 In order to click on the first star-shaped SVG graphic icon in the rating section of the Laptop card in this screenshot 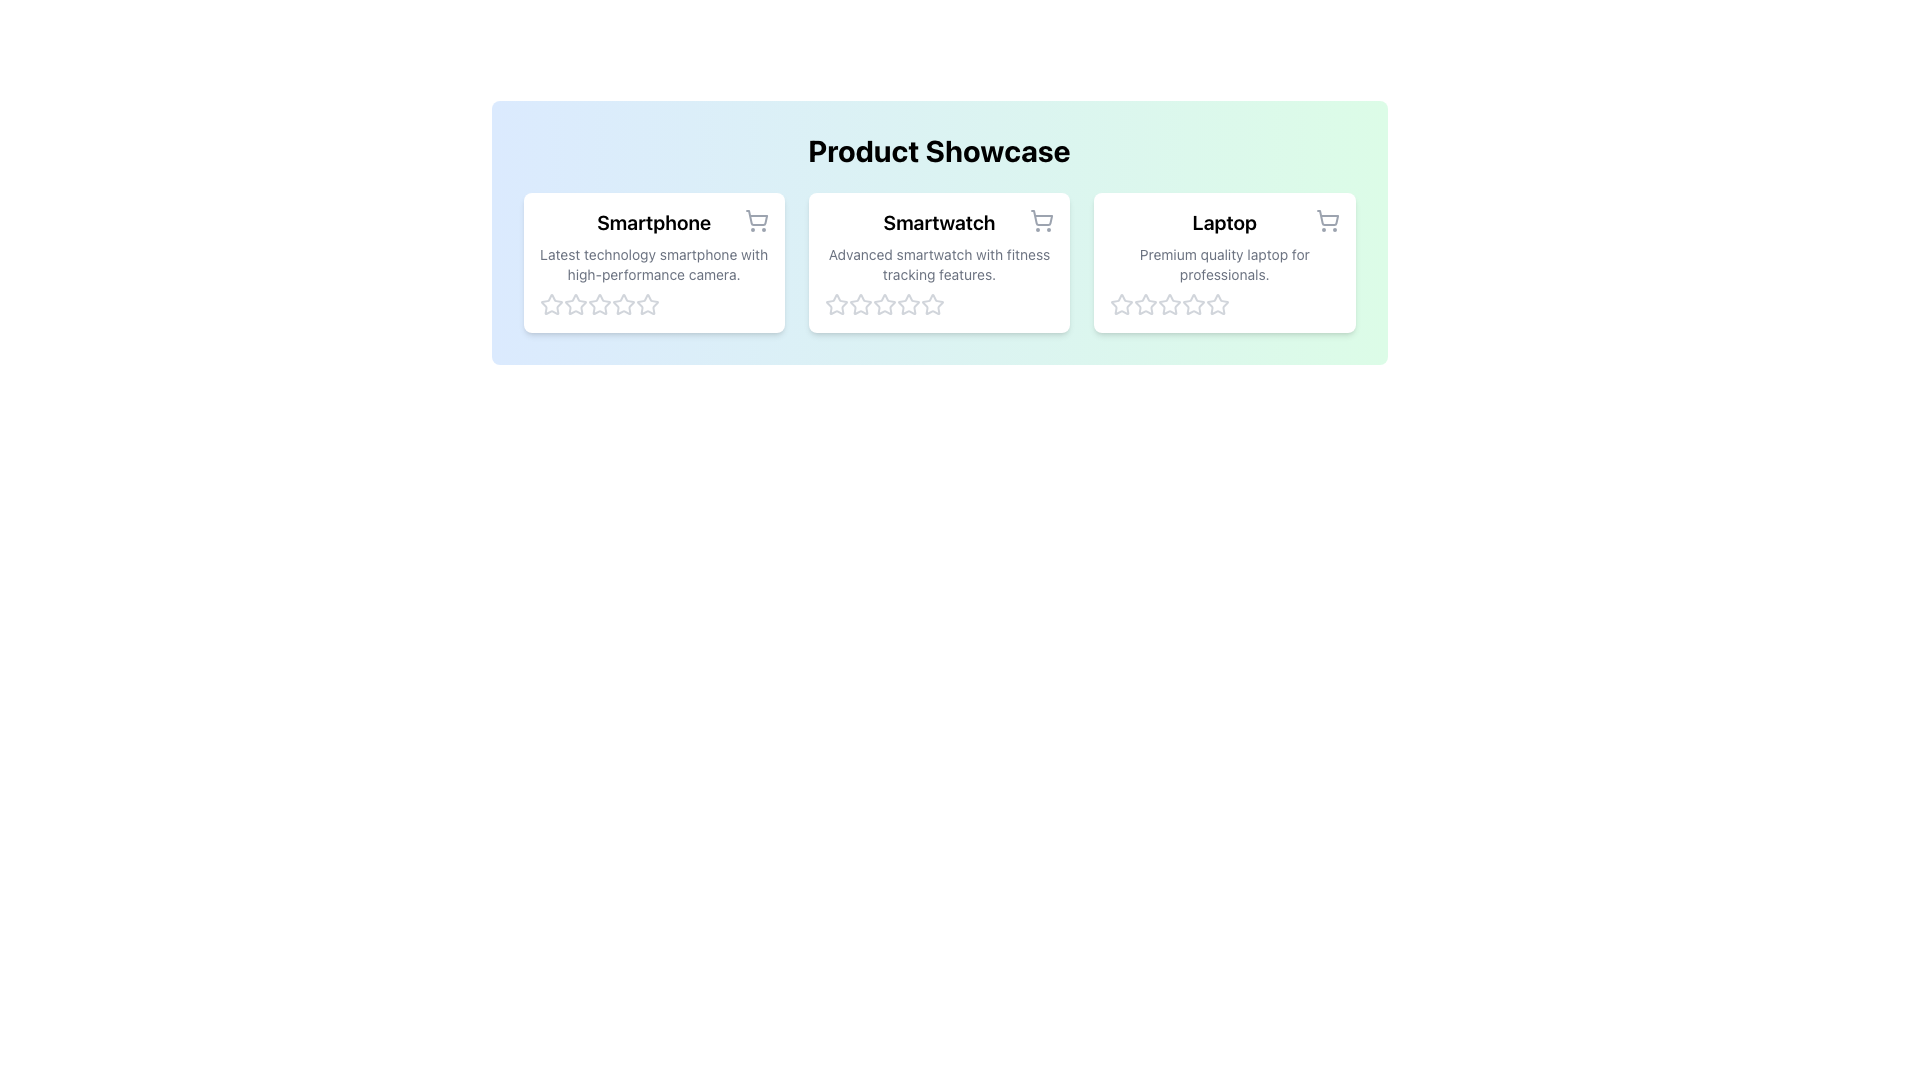, I will do `click(1122, 304)`.